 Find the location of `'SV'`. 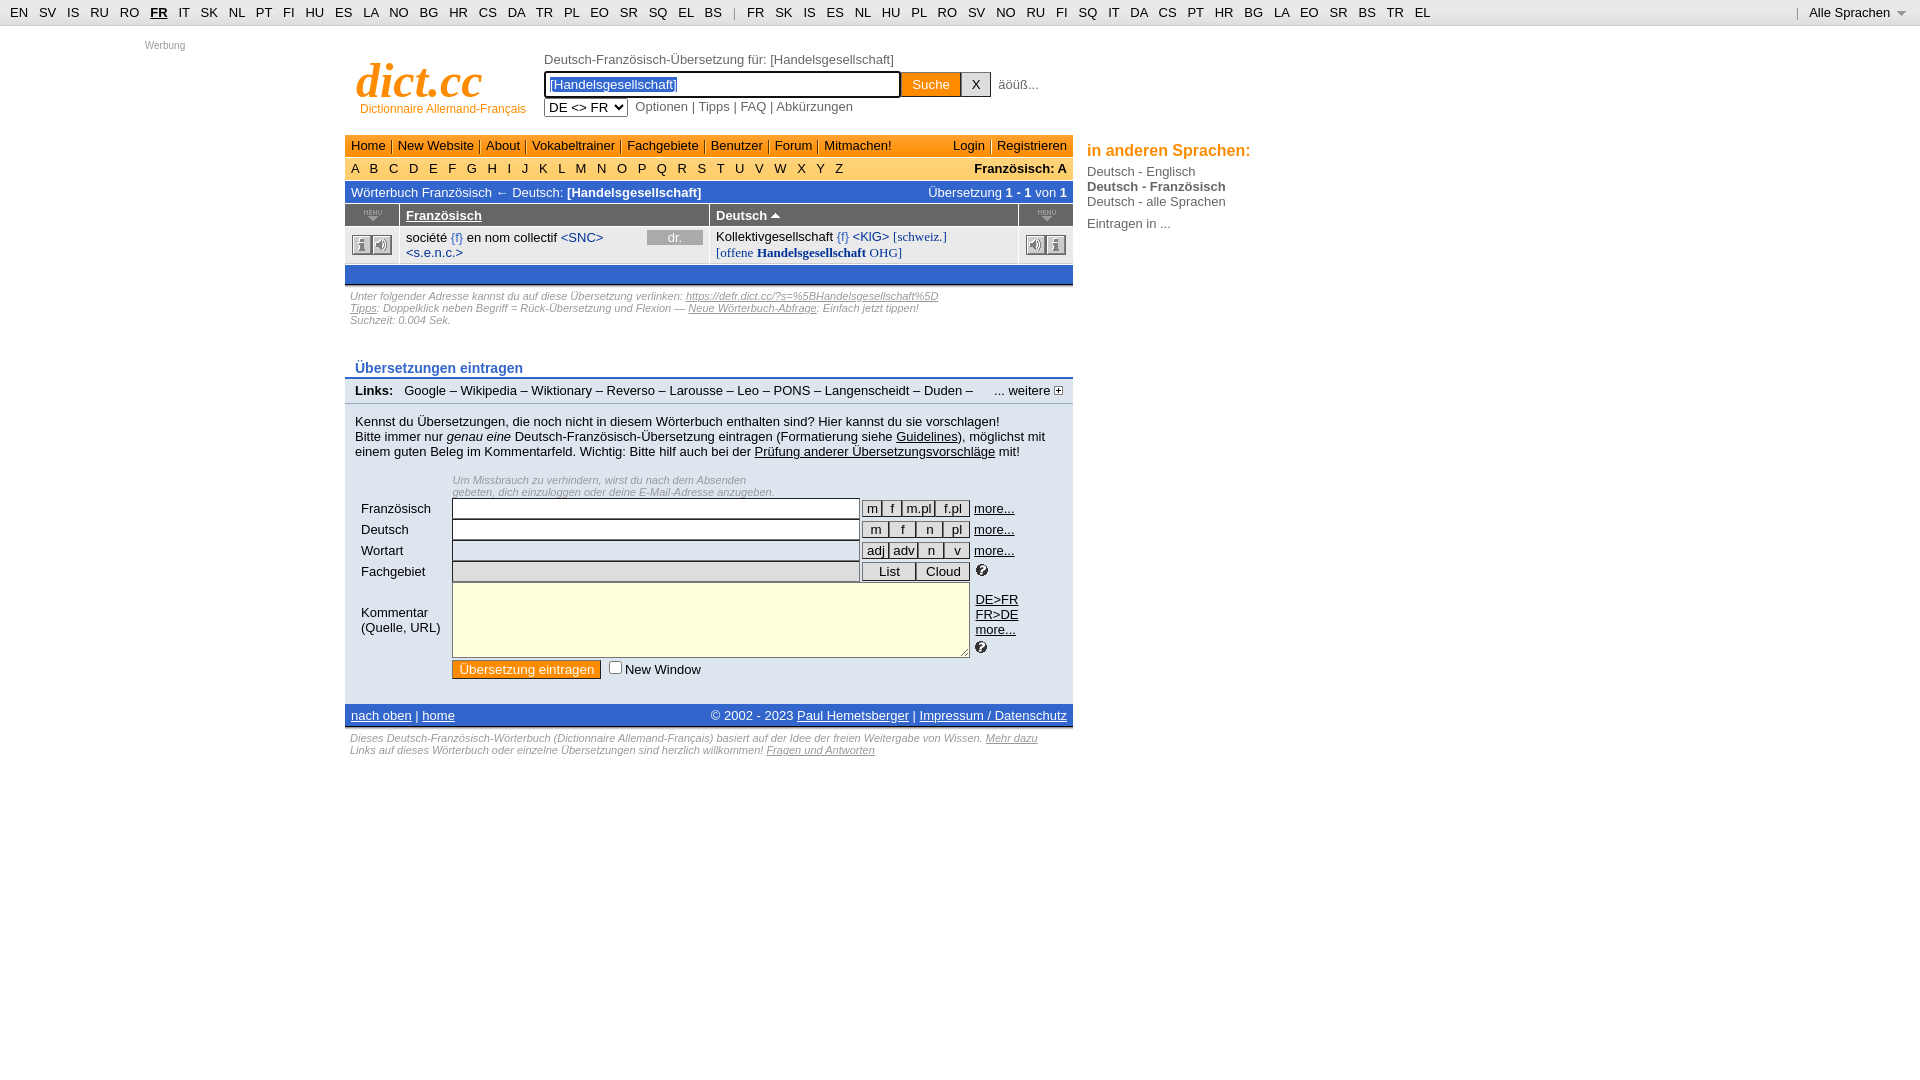

'SV' is located at coordinates (976, 12).